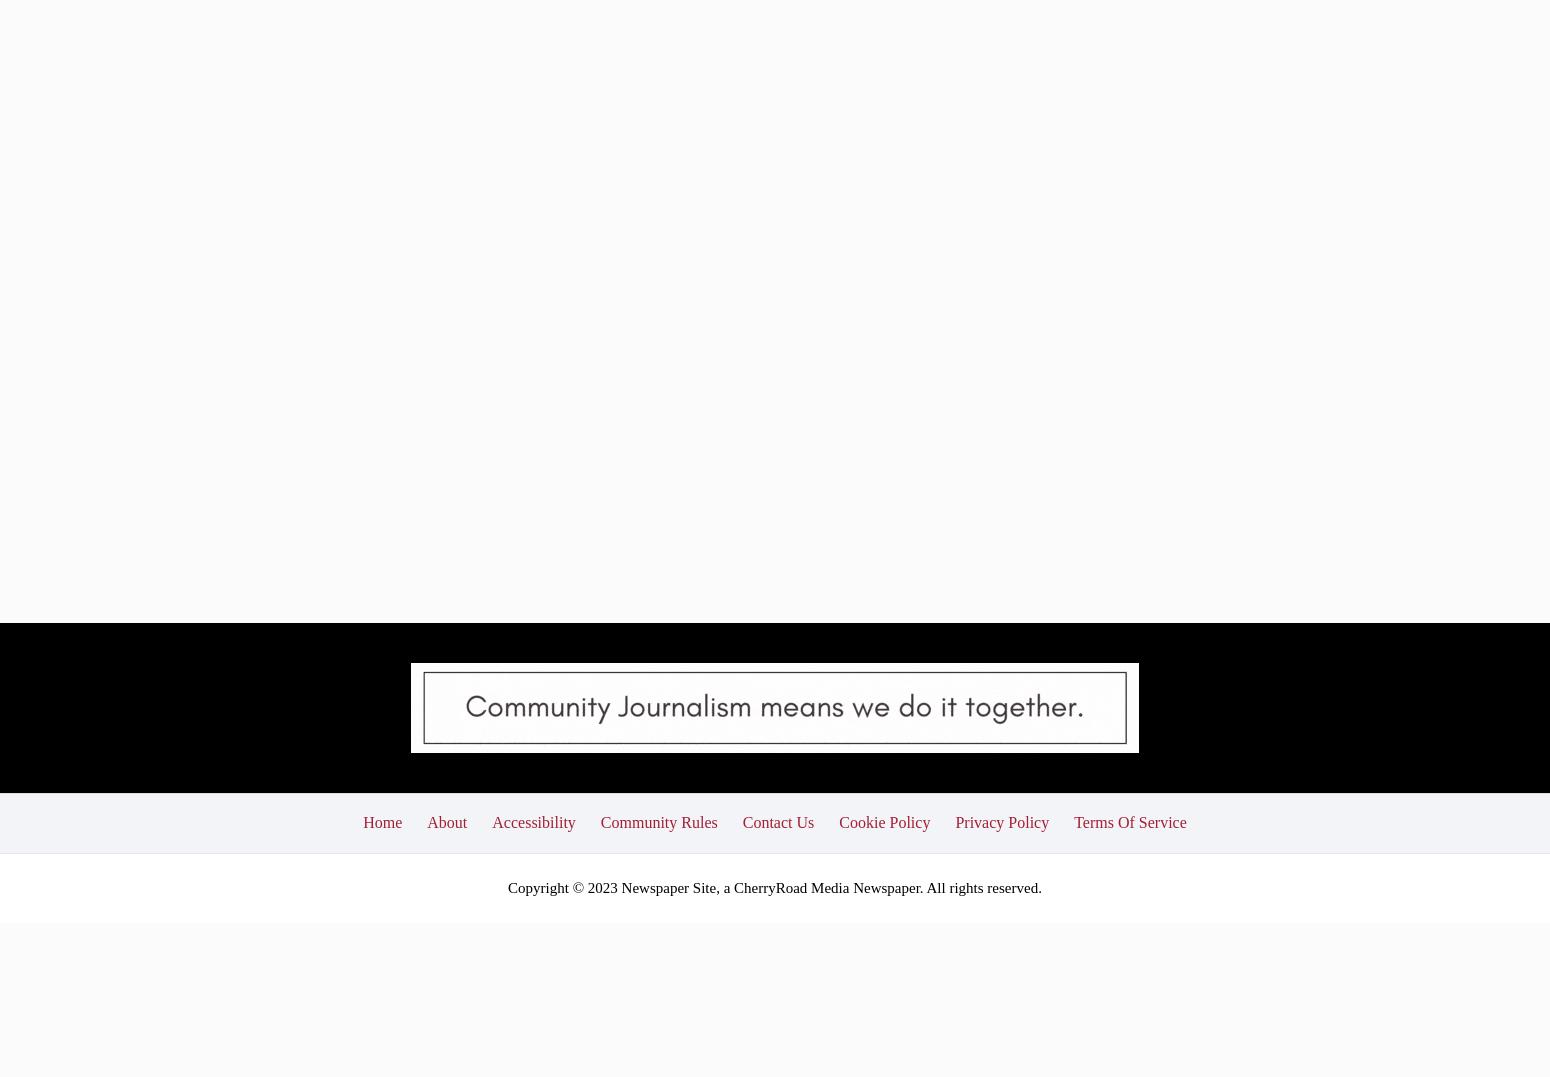 This screenshot has height=1077, width=1550. I want to click on 'Newspaper. All rights reserved.', so click(944, 740).